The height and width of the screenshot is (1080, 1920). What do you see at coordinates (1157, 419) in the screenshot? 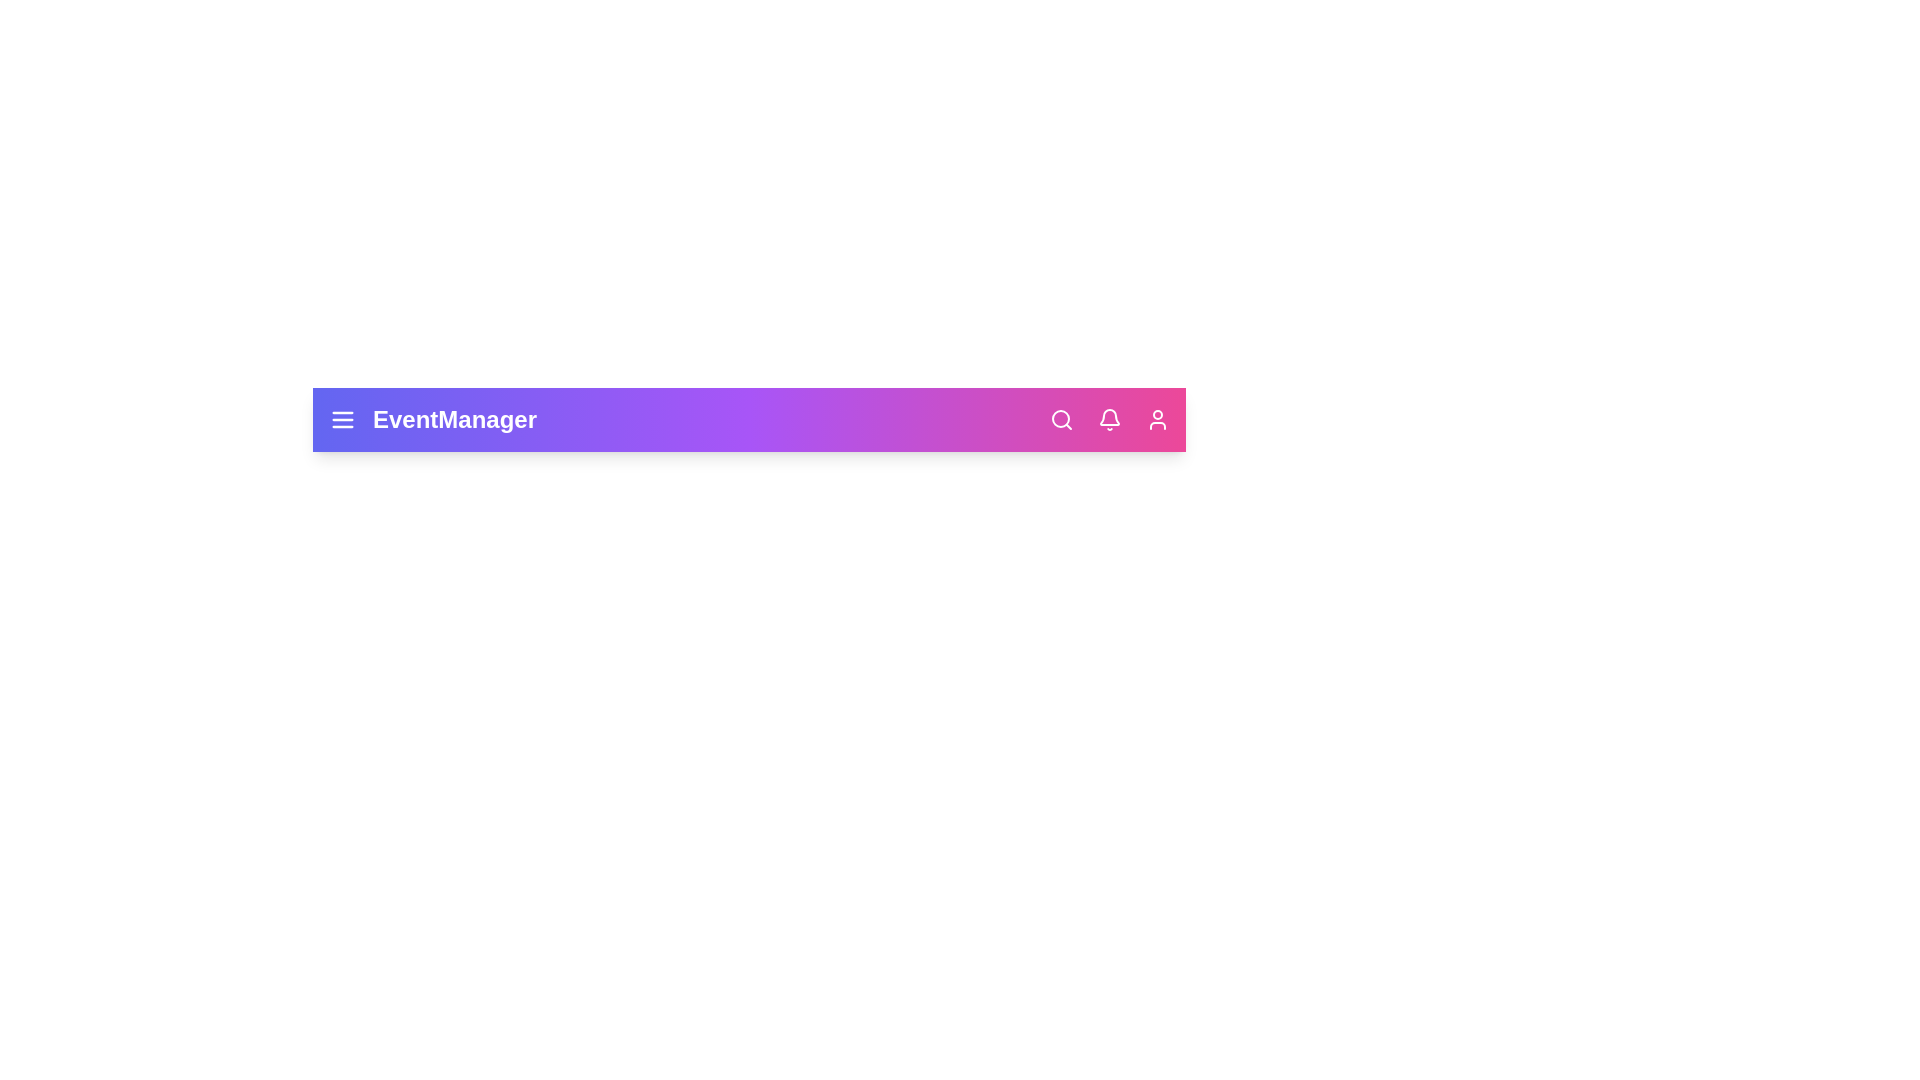
I see `the user profile icon located at the rightmost part of the app bar` at bounding box center [1157, 419].